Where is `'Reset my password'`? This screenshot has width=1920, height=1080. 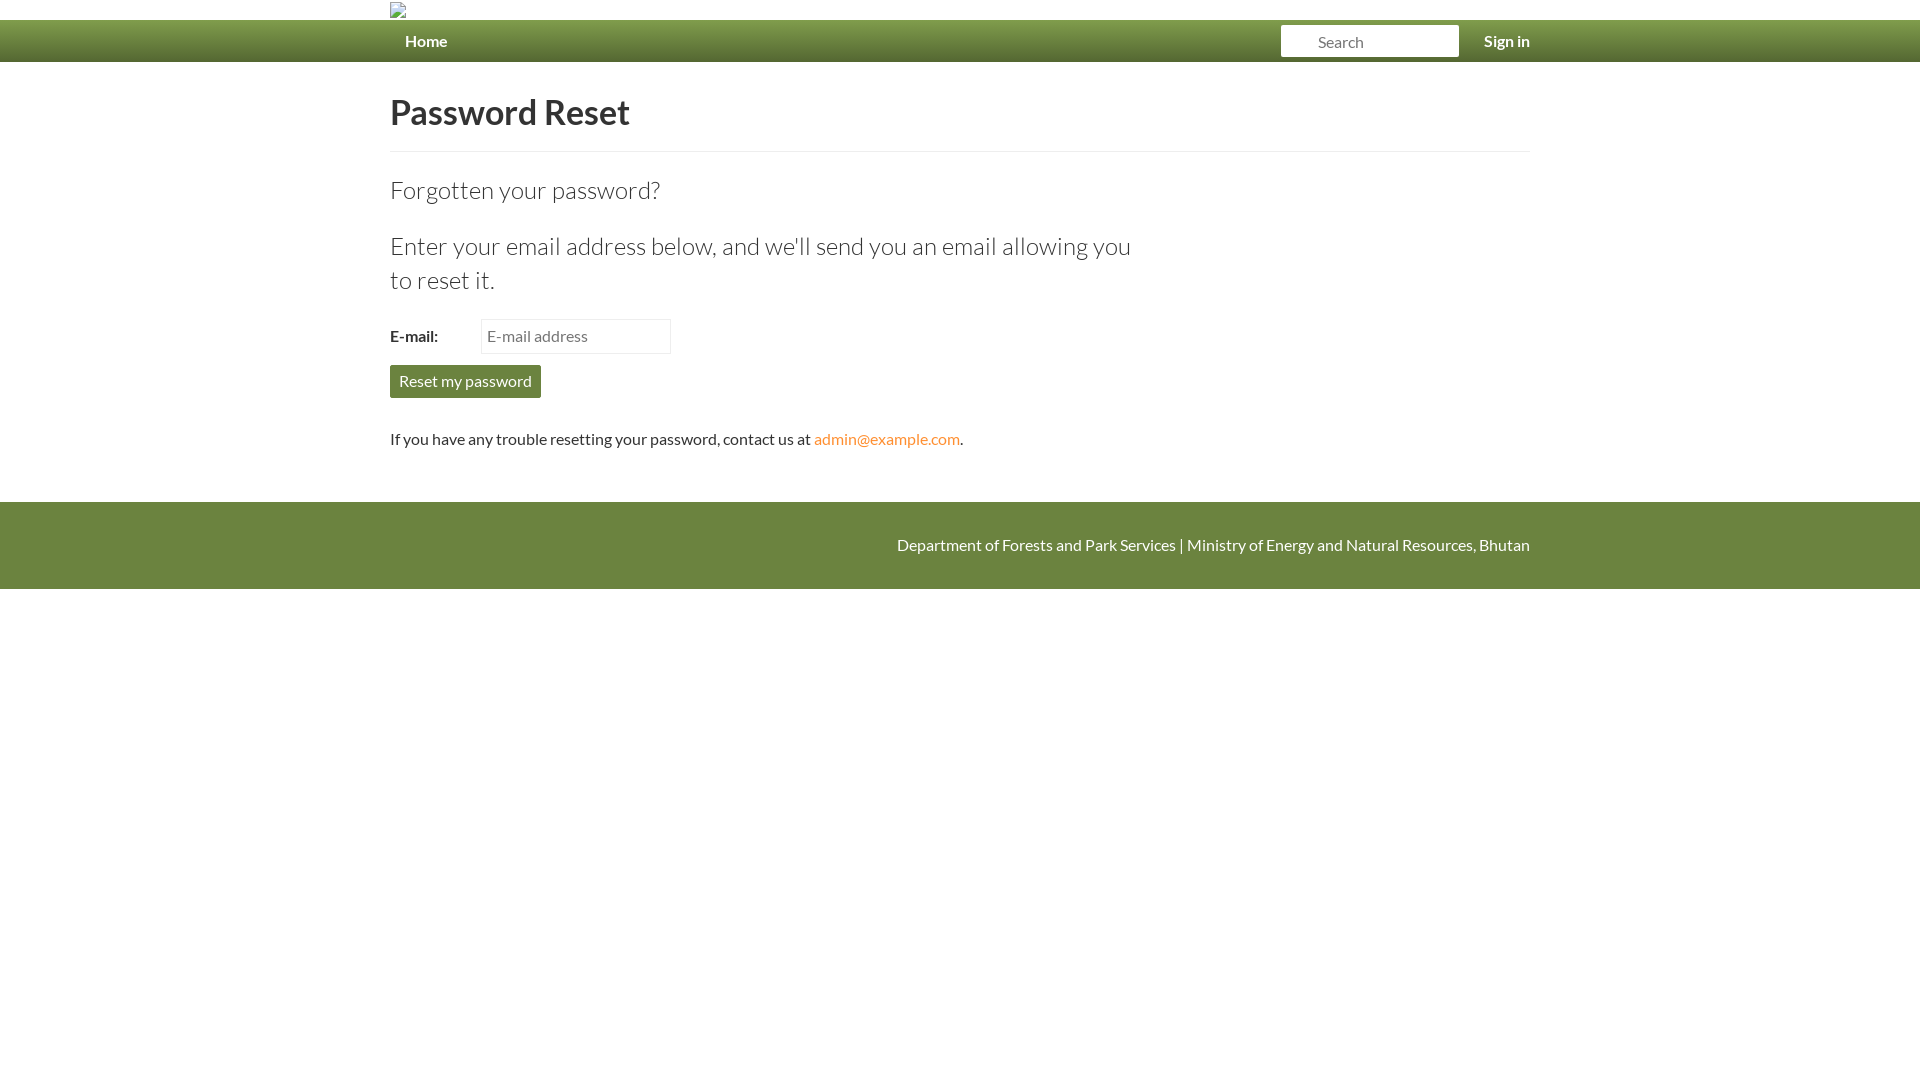
'Reset my password' is located at coordinates (464, 381).